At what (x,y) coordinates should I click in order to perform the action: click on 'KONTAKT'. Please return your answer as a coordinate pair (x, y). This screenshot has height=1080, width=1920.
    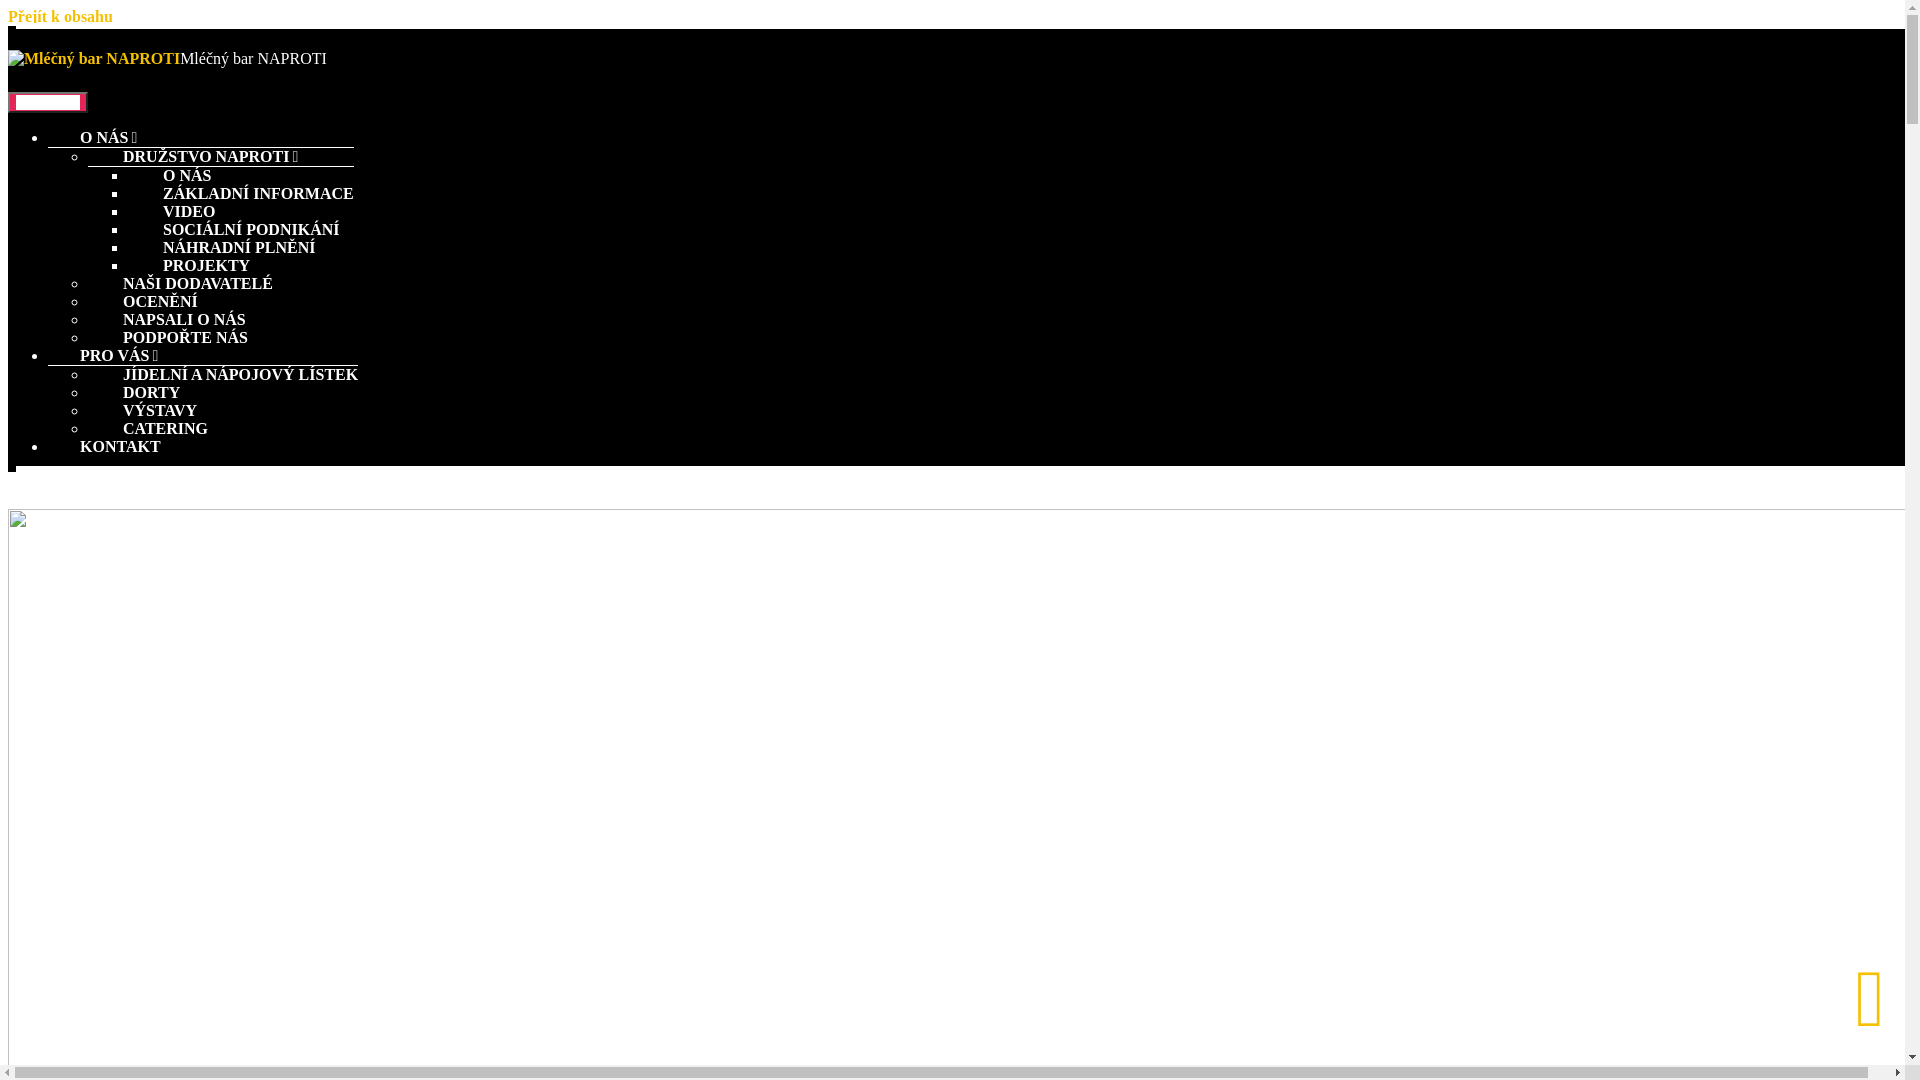
    Looking at the image, I should click on (119, 445).